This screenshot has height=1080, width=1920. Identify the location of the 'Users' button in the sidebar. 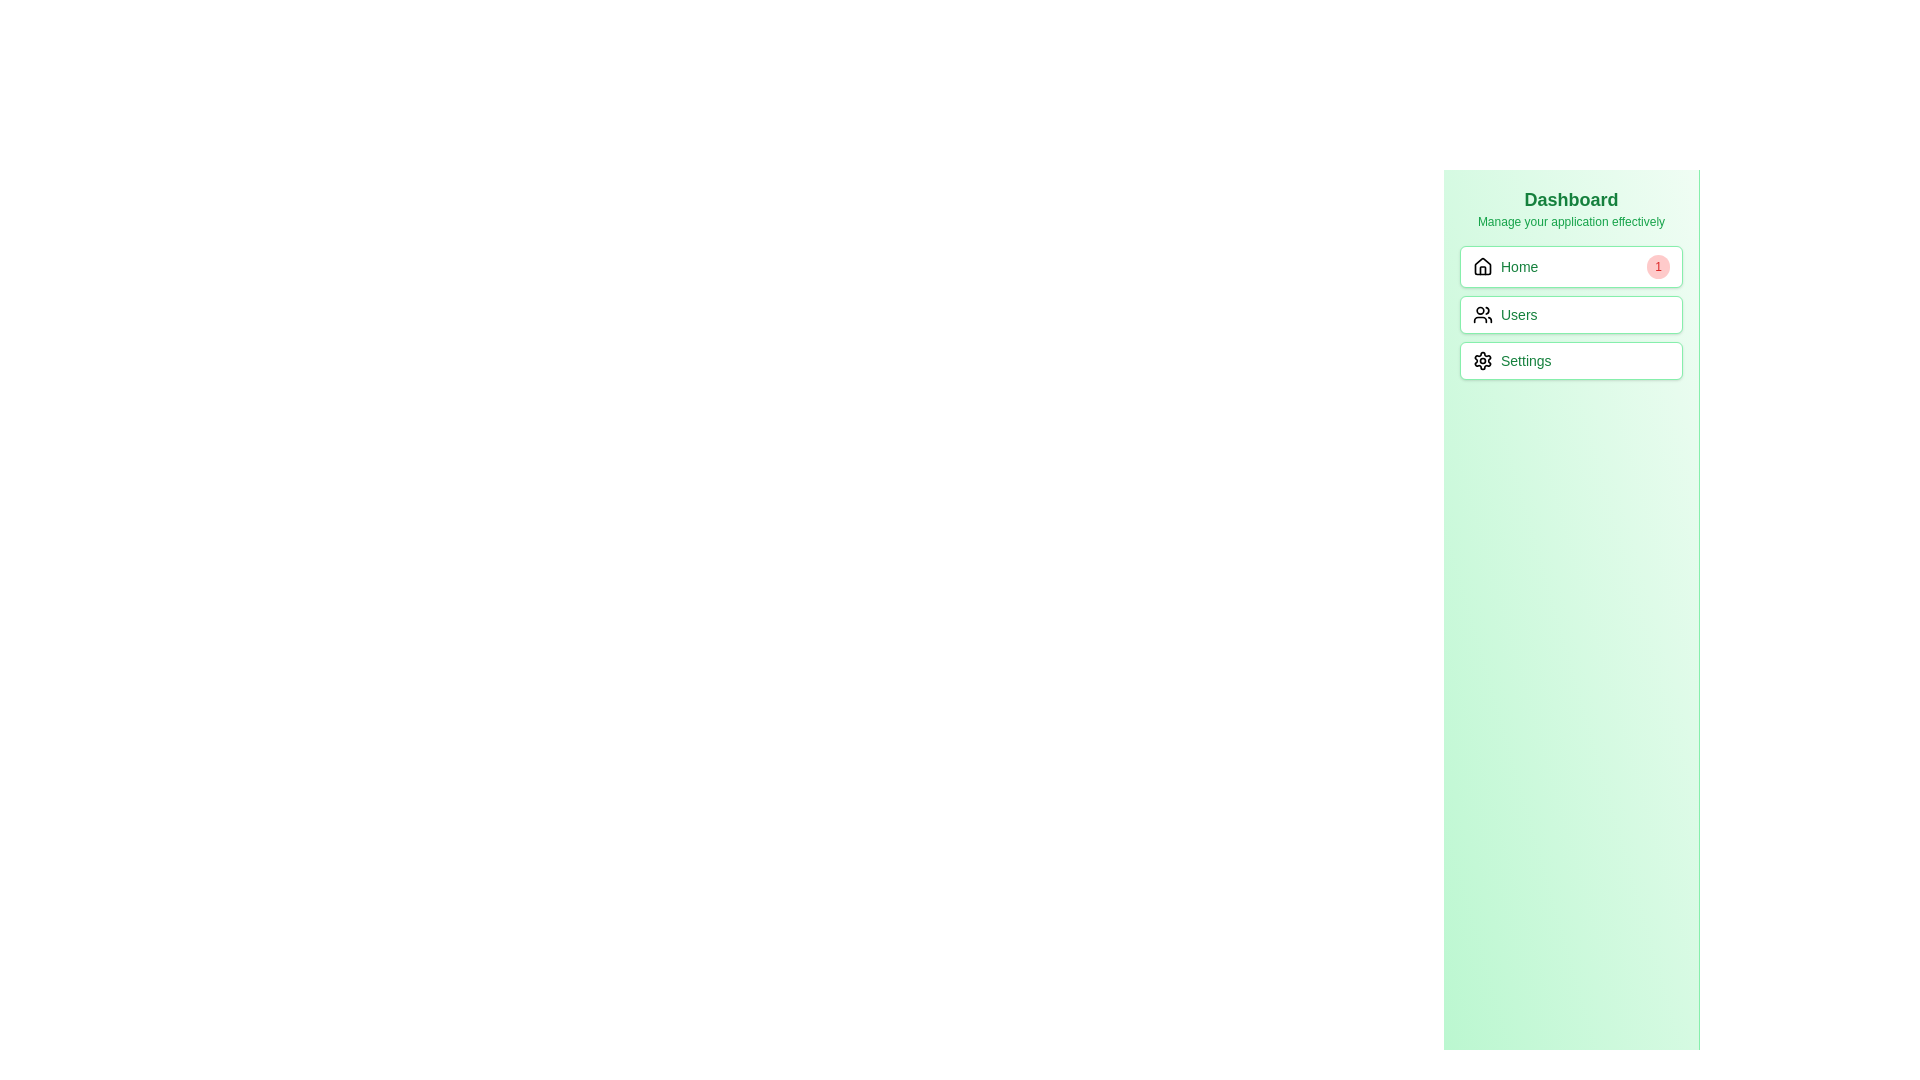
(1570, 312).